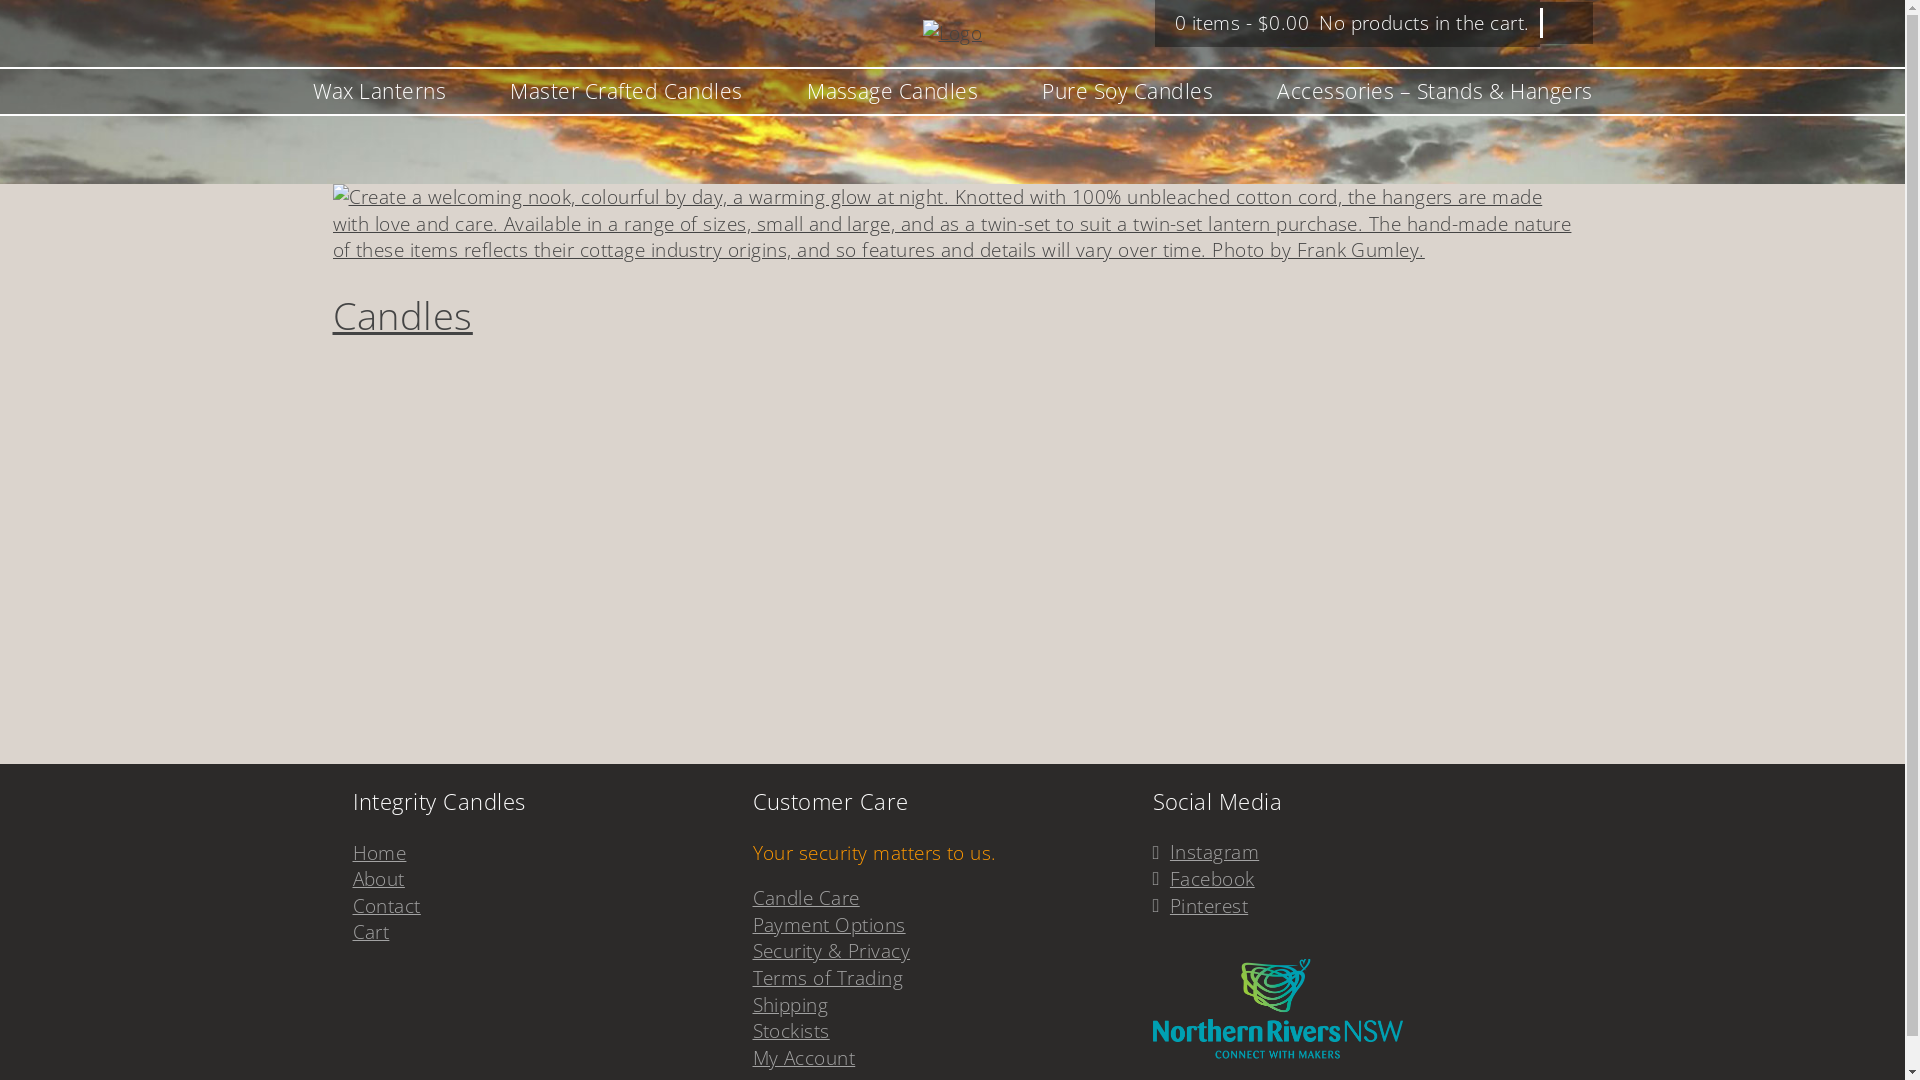  What do you see at coordinates (1241, 23) in the screenshot?
I see `'0 items - $0.00'` at bounding box center [1241, 23].